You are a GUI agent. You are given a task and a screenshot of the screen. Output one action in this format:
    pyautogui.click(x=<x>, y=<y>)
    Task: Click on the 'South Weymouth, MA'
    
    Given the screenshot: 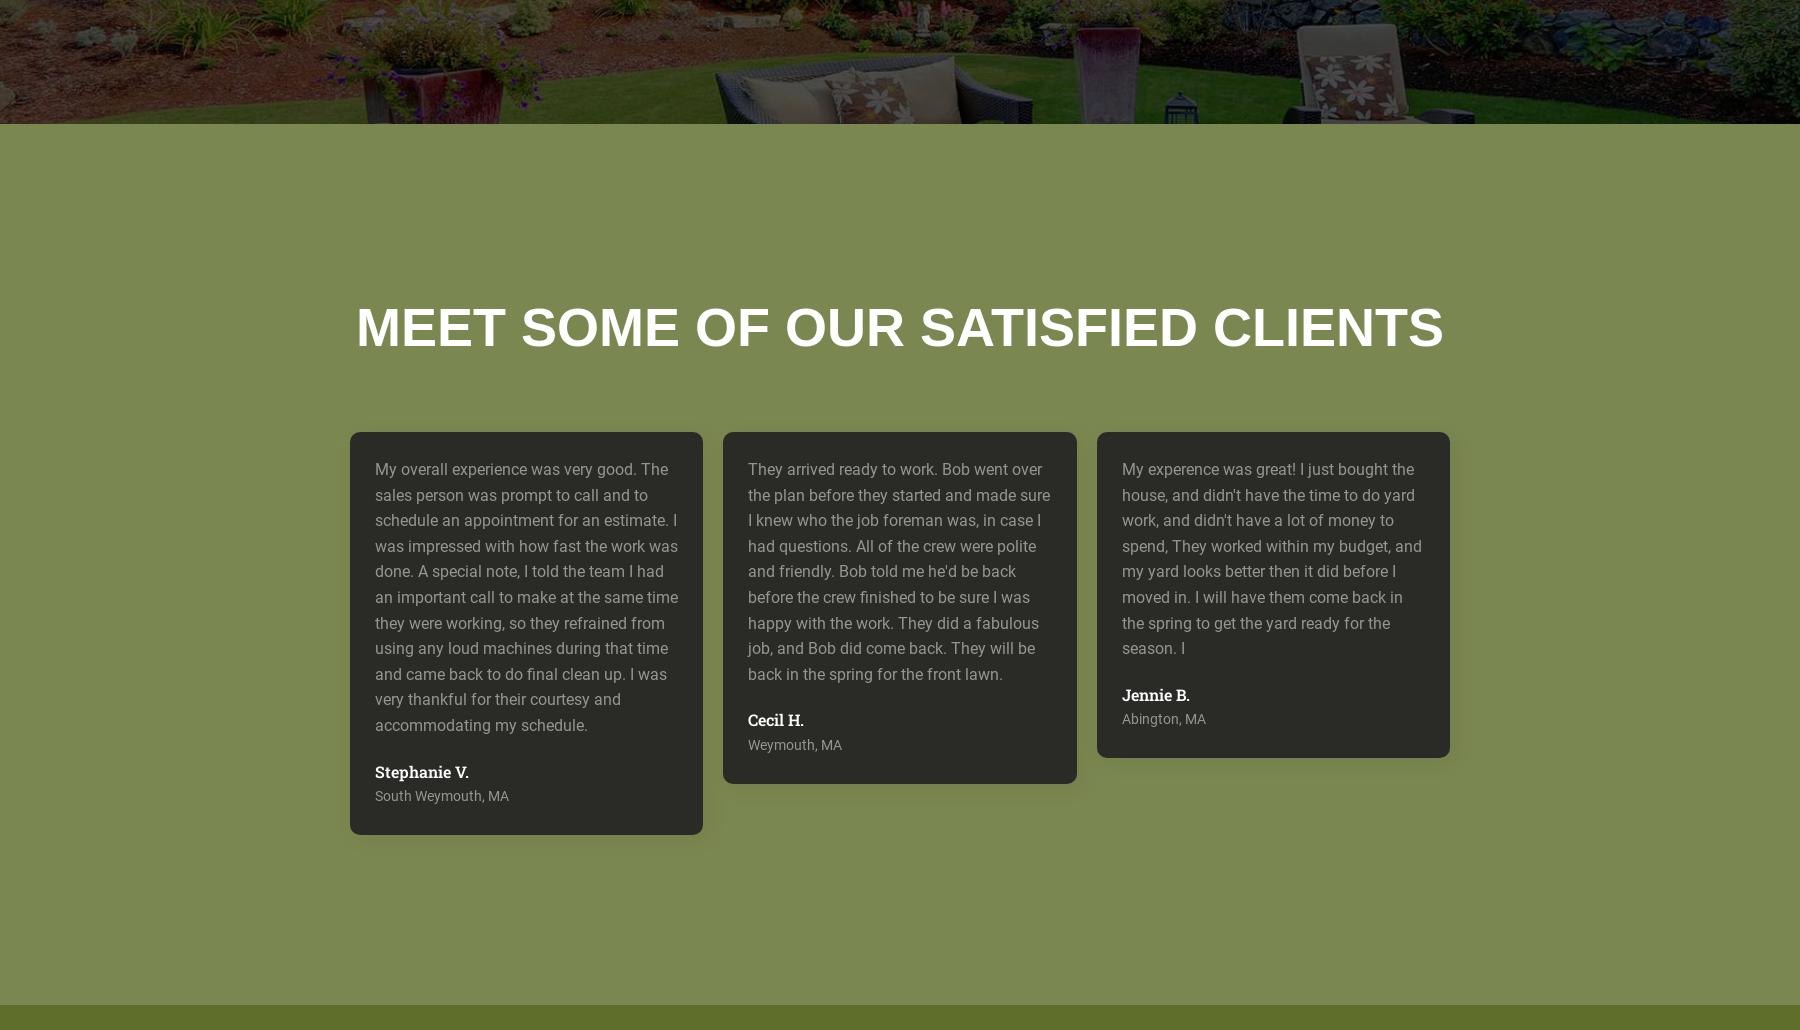 What is the action you would take?
    pyautogui.click(x=374, y=794)
    